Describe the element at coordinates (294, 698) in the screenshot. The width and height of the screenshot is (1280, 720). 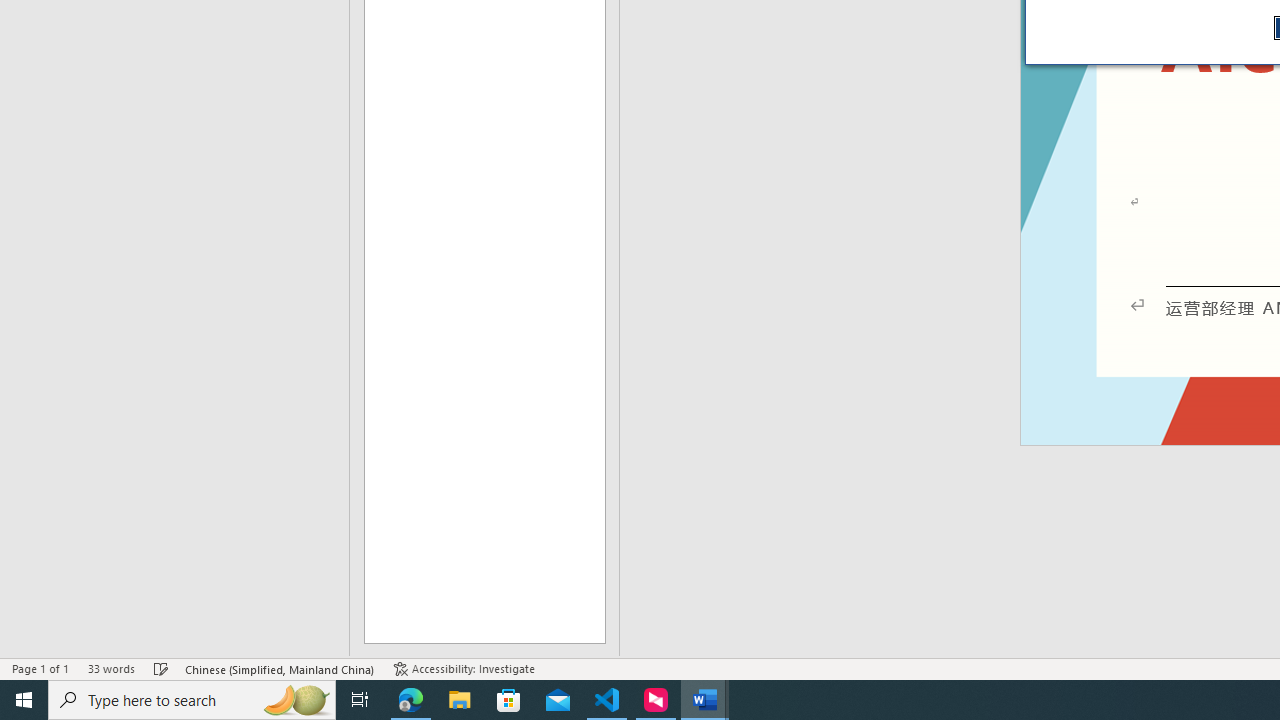
I see `'Search highlights icon opens search home window'` at that location.